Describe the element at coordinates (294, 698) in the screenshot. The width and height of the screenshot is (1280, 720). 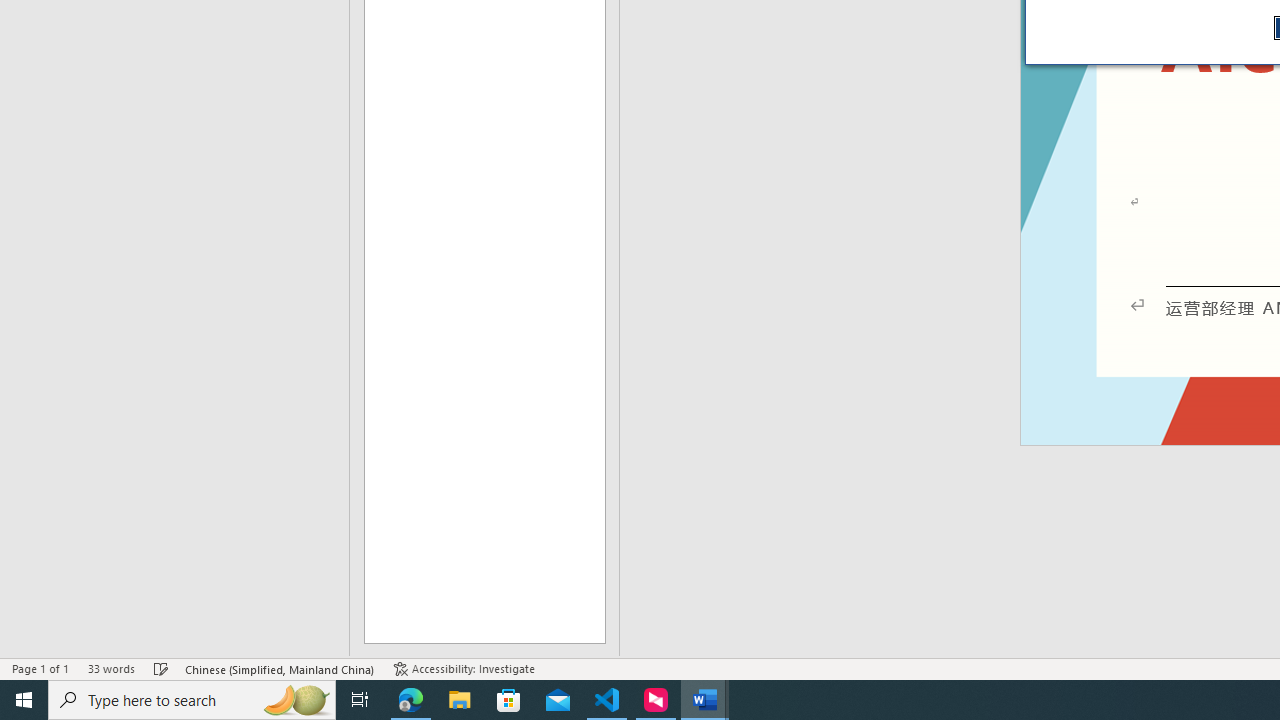
I see `'Search highlights icon opens search home window'` at that location.